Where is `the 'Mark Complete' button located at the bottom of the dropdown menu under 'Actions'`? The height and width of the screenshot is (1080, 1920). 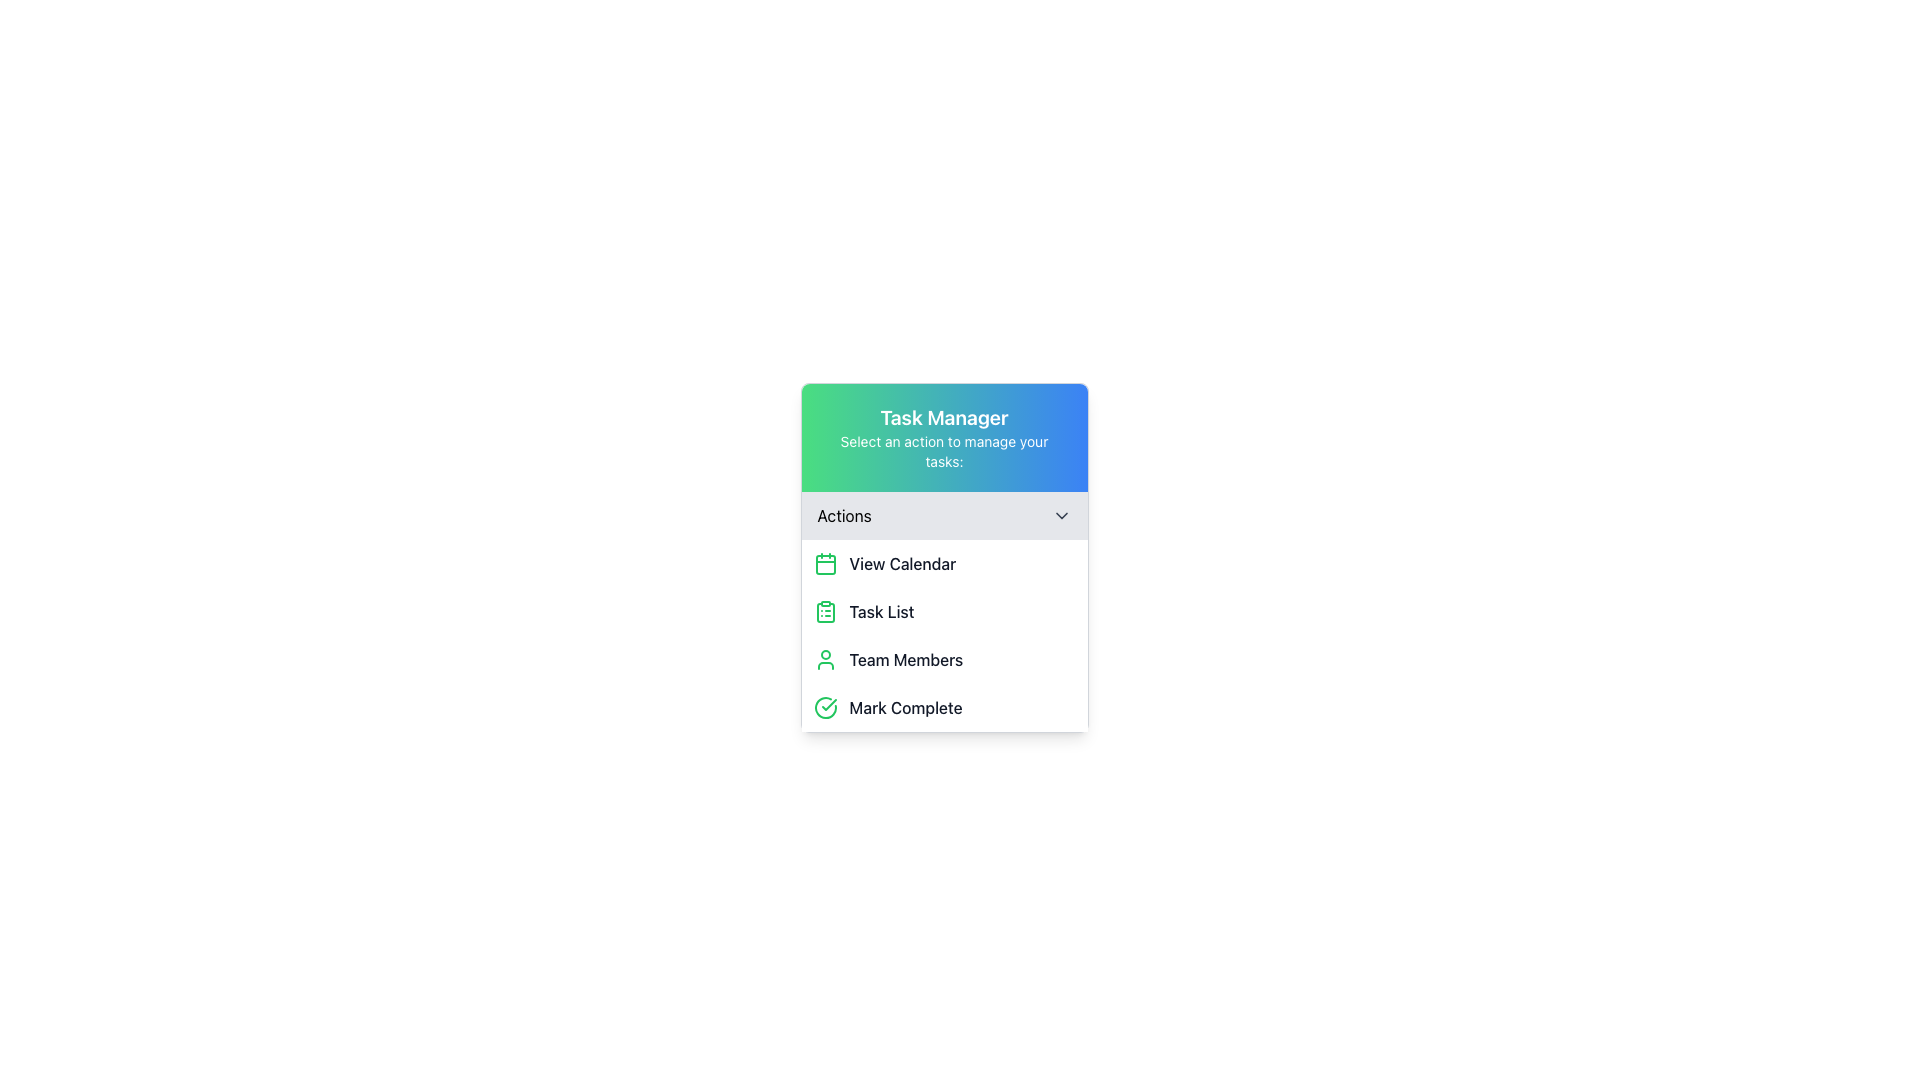
the 'Mark Complete' button located at the bottom of the dropdown menu under 'Actions' is located at coordinates (943, 707).